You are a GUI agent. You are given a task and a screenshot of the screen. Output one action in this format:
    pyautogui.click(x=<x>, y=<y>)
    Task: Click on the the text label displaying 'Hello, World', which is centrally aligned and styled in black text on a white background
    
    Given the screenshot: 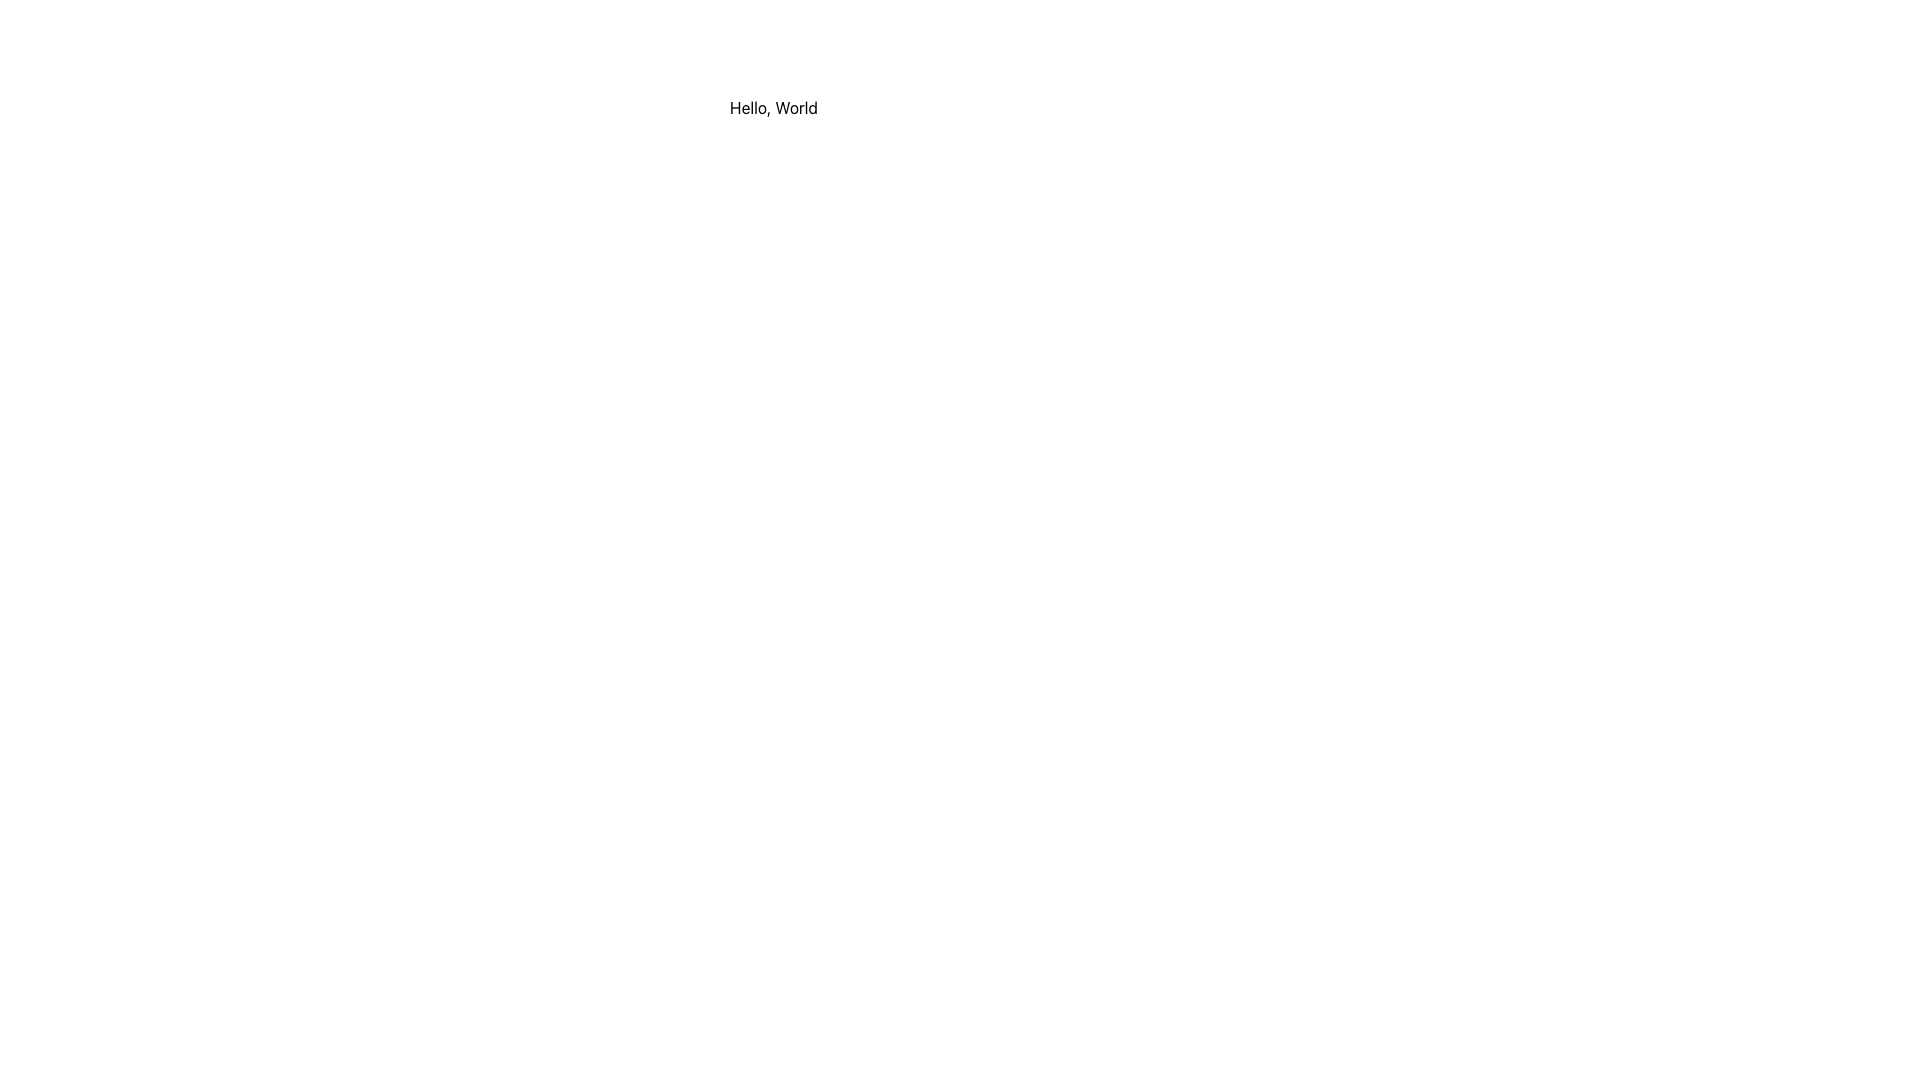 What is the action you would take?
    pyautogui.click(x=772, y=108)
    